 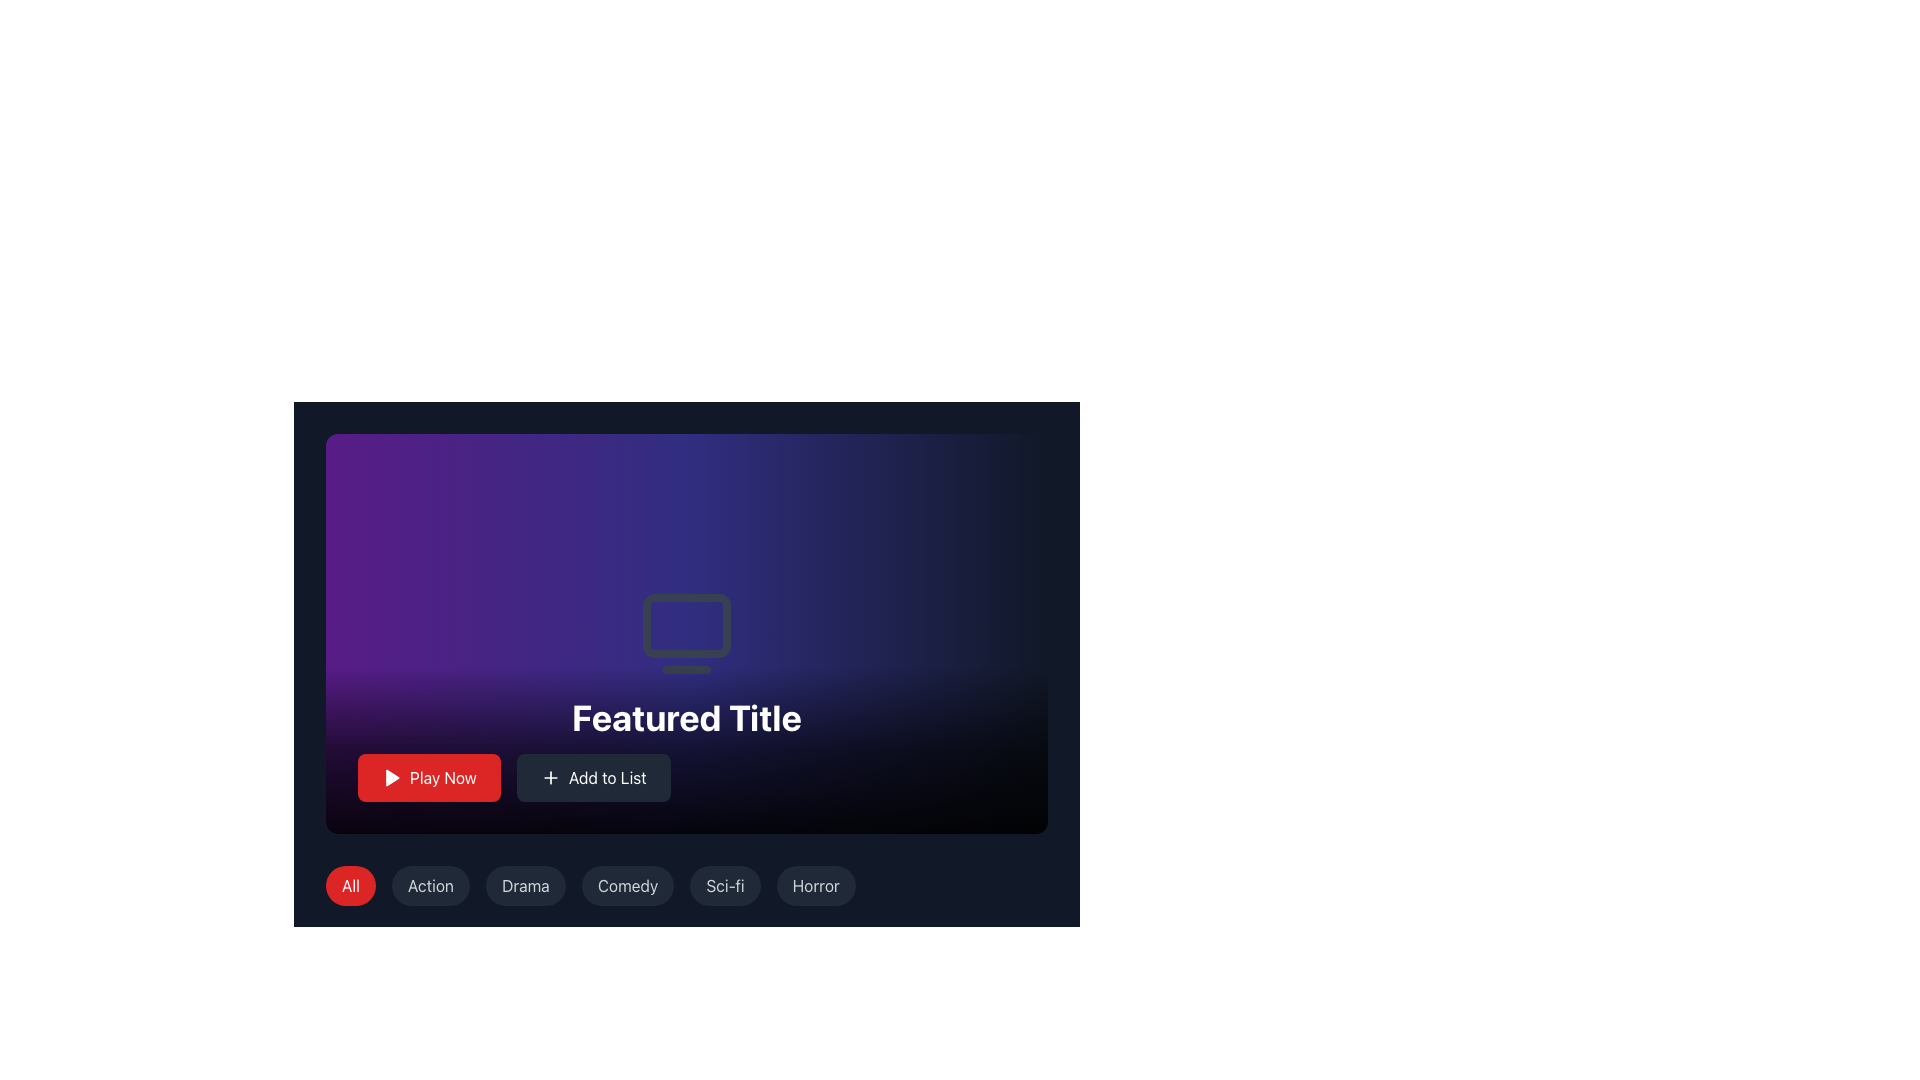 What do you see at coordinates (430, 885) in the screenshot?
I see `the 'Action' button, which is the second button from the left in a horizontal list, featuring a dark gray background and light gray text` at bounding box center [430, 885].